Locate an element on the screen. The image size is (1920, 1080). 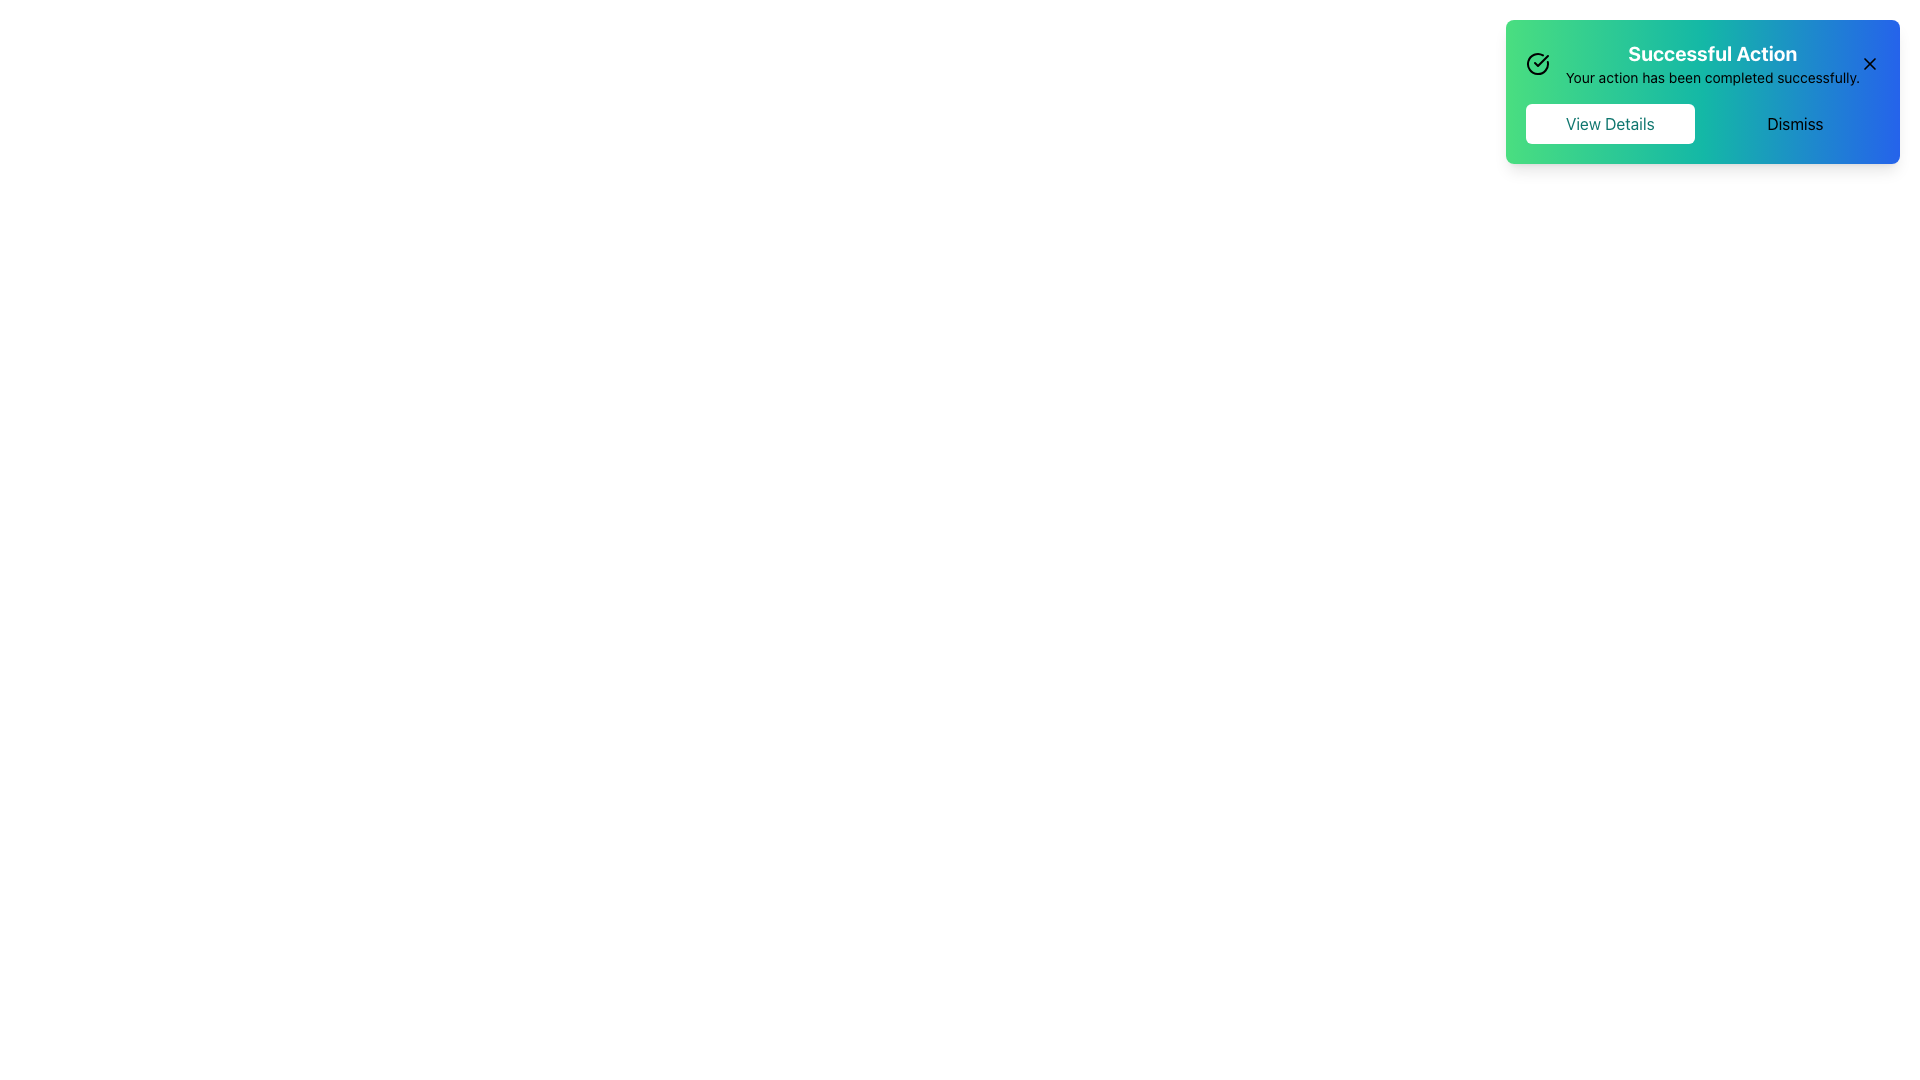
success message displayed in the Text Display located at the top right corner of the content area, below the check icon and next to the close button is located at coordinates (1701, 63).